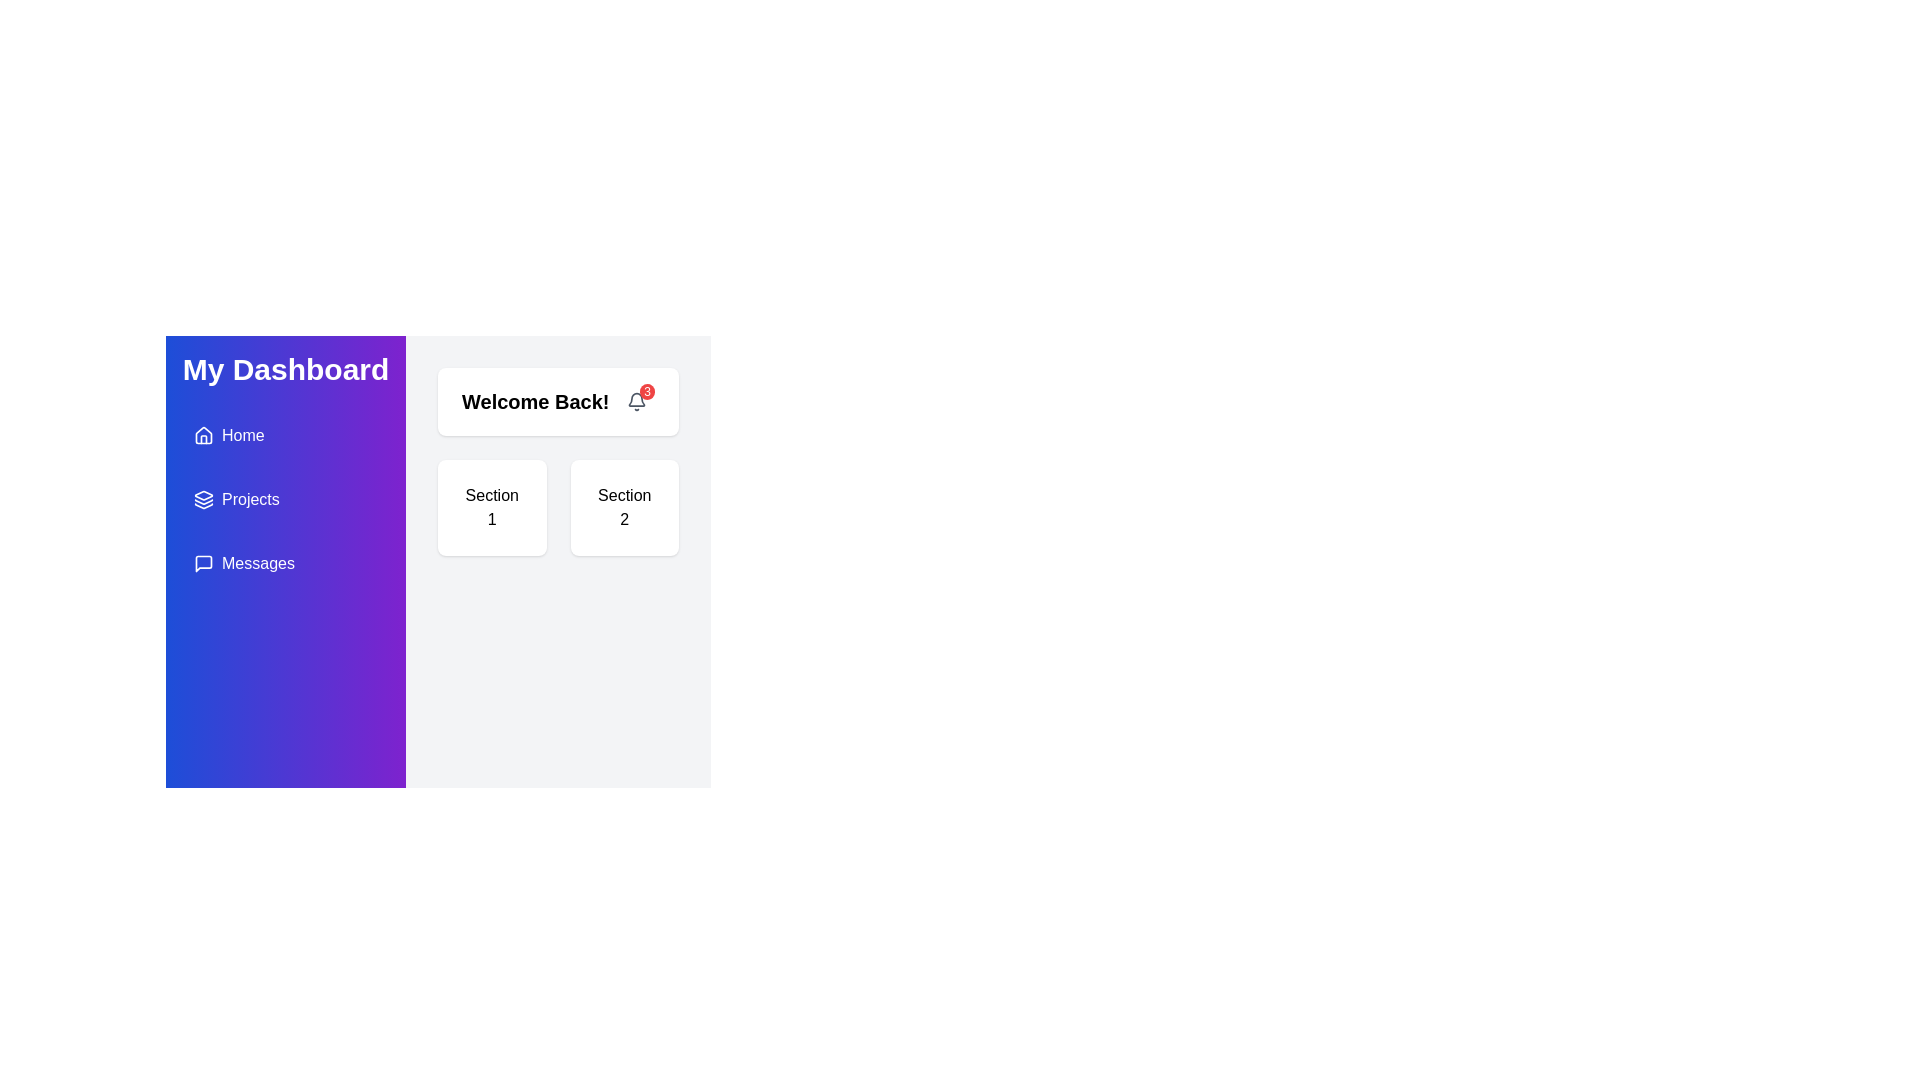 The image size is (1920, 1080). I want to click on the welcoming text label positioned in the top right corner of the interface, so click(535, 401).